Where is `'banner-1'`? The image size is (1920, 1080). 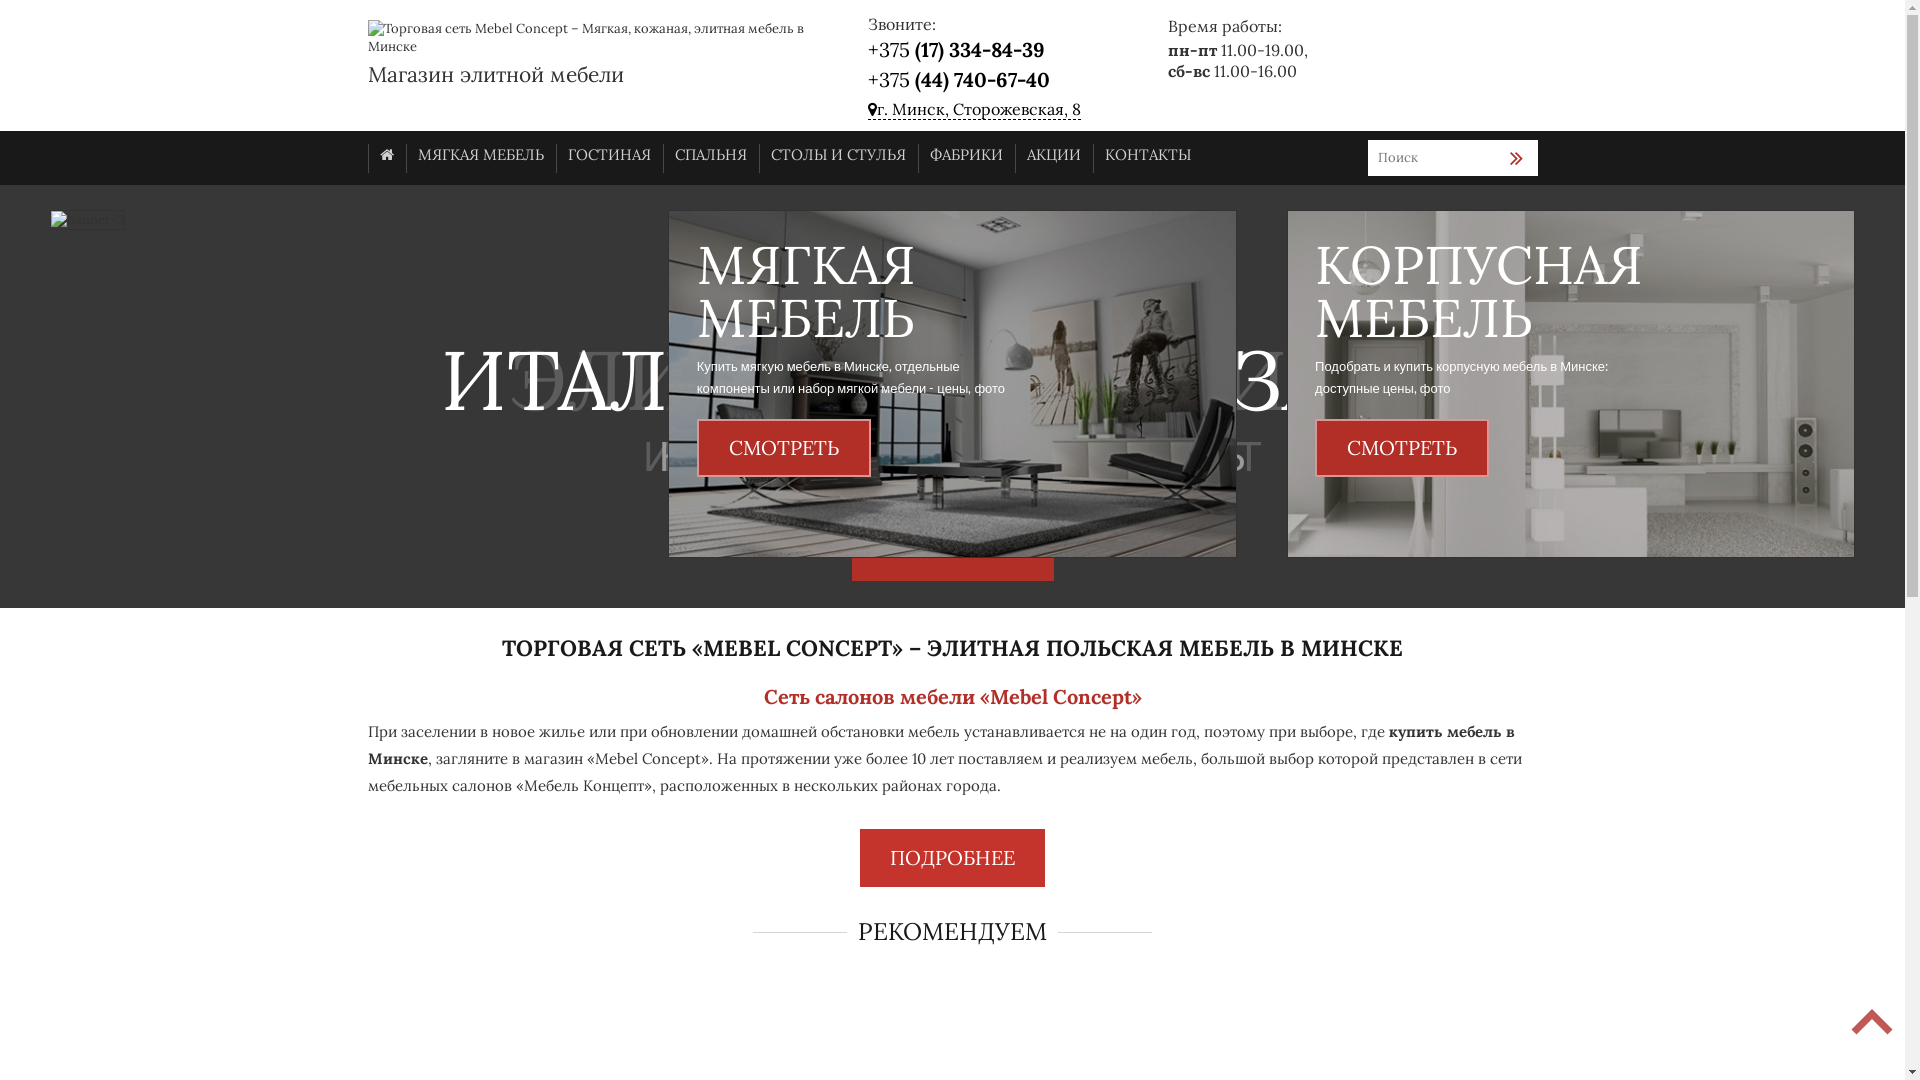
'banner-1' is located at coordinates (950, 384).